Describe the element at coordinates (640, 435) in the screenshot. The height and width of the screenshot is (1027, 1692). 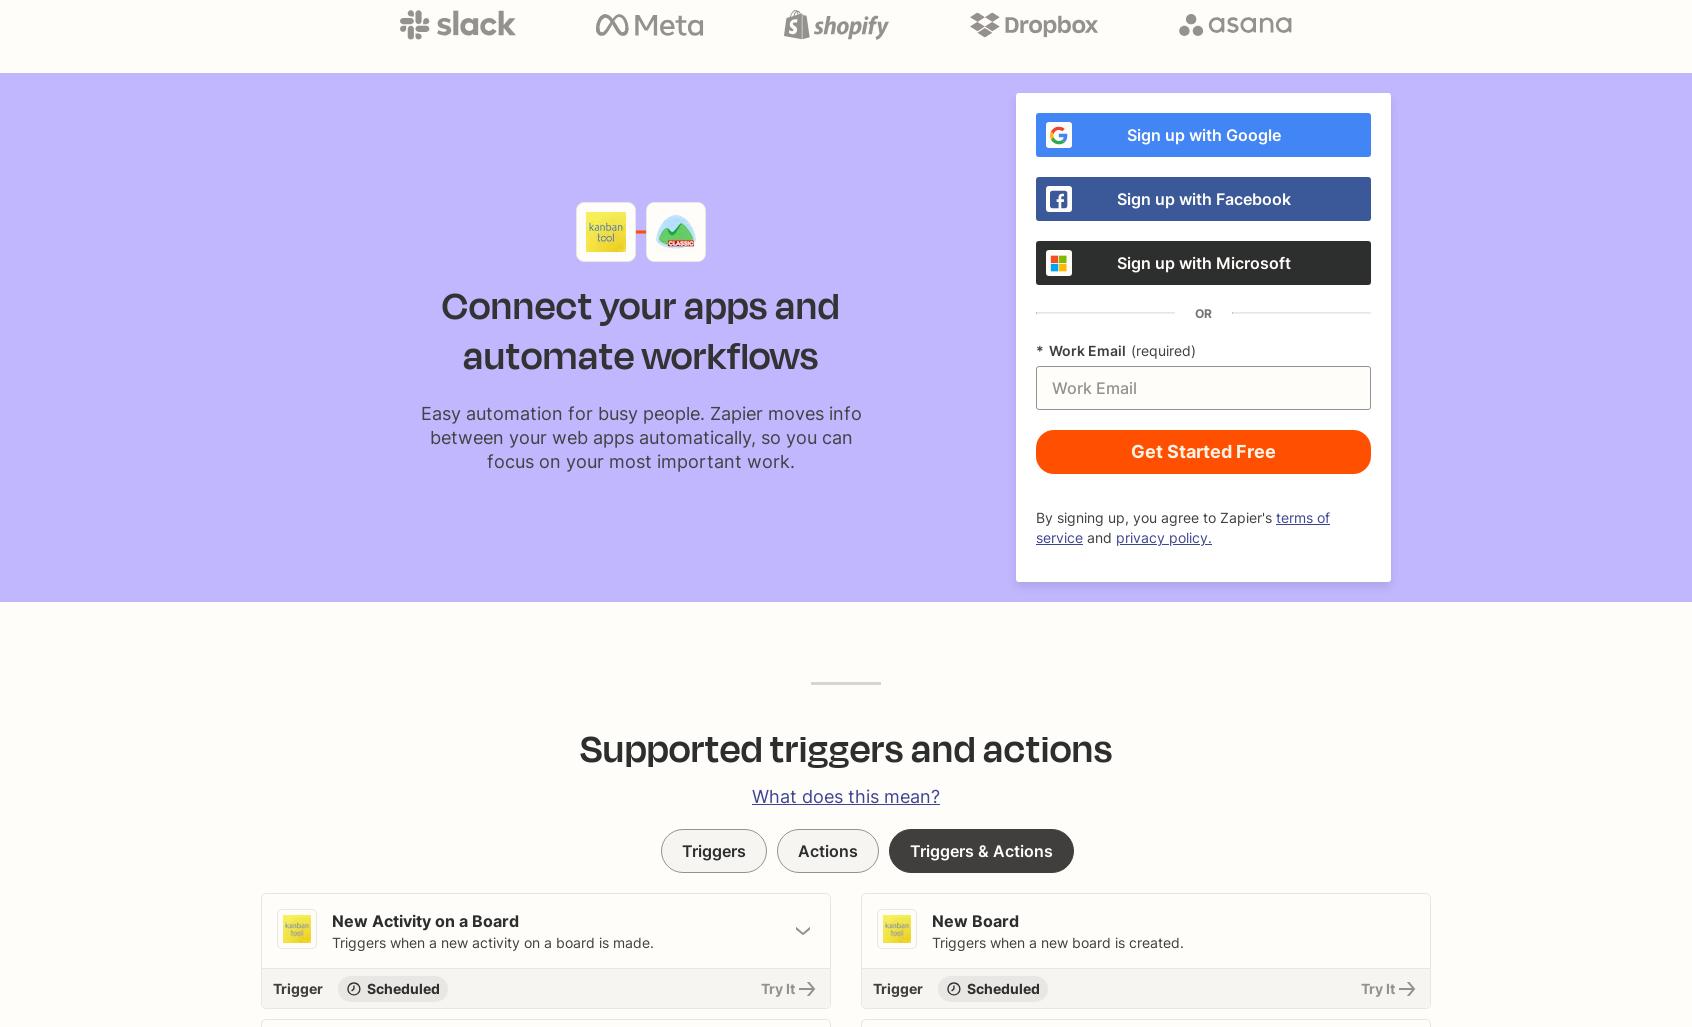
I see `'Easy automation for busy people. Zapier moves info between your web apps automatically, so you can focus on your most important work.'` at that location.